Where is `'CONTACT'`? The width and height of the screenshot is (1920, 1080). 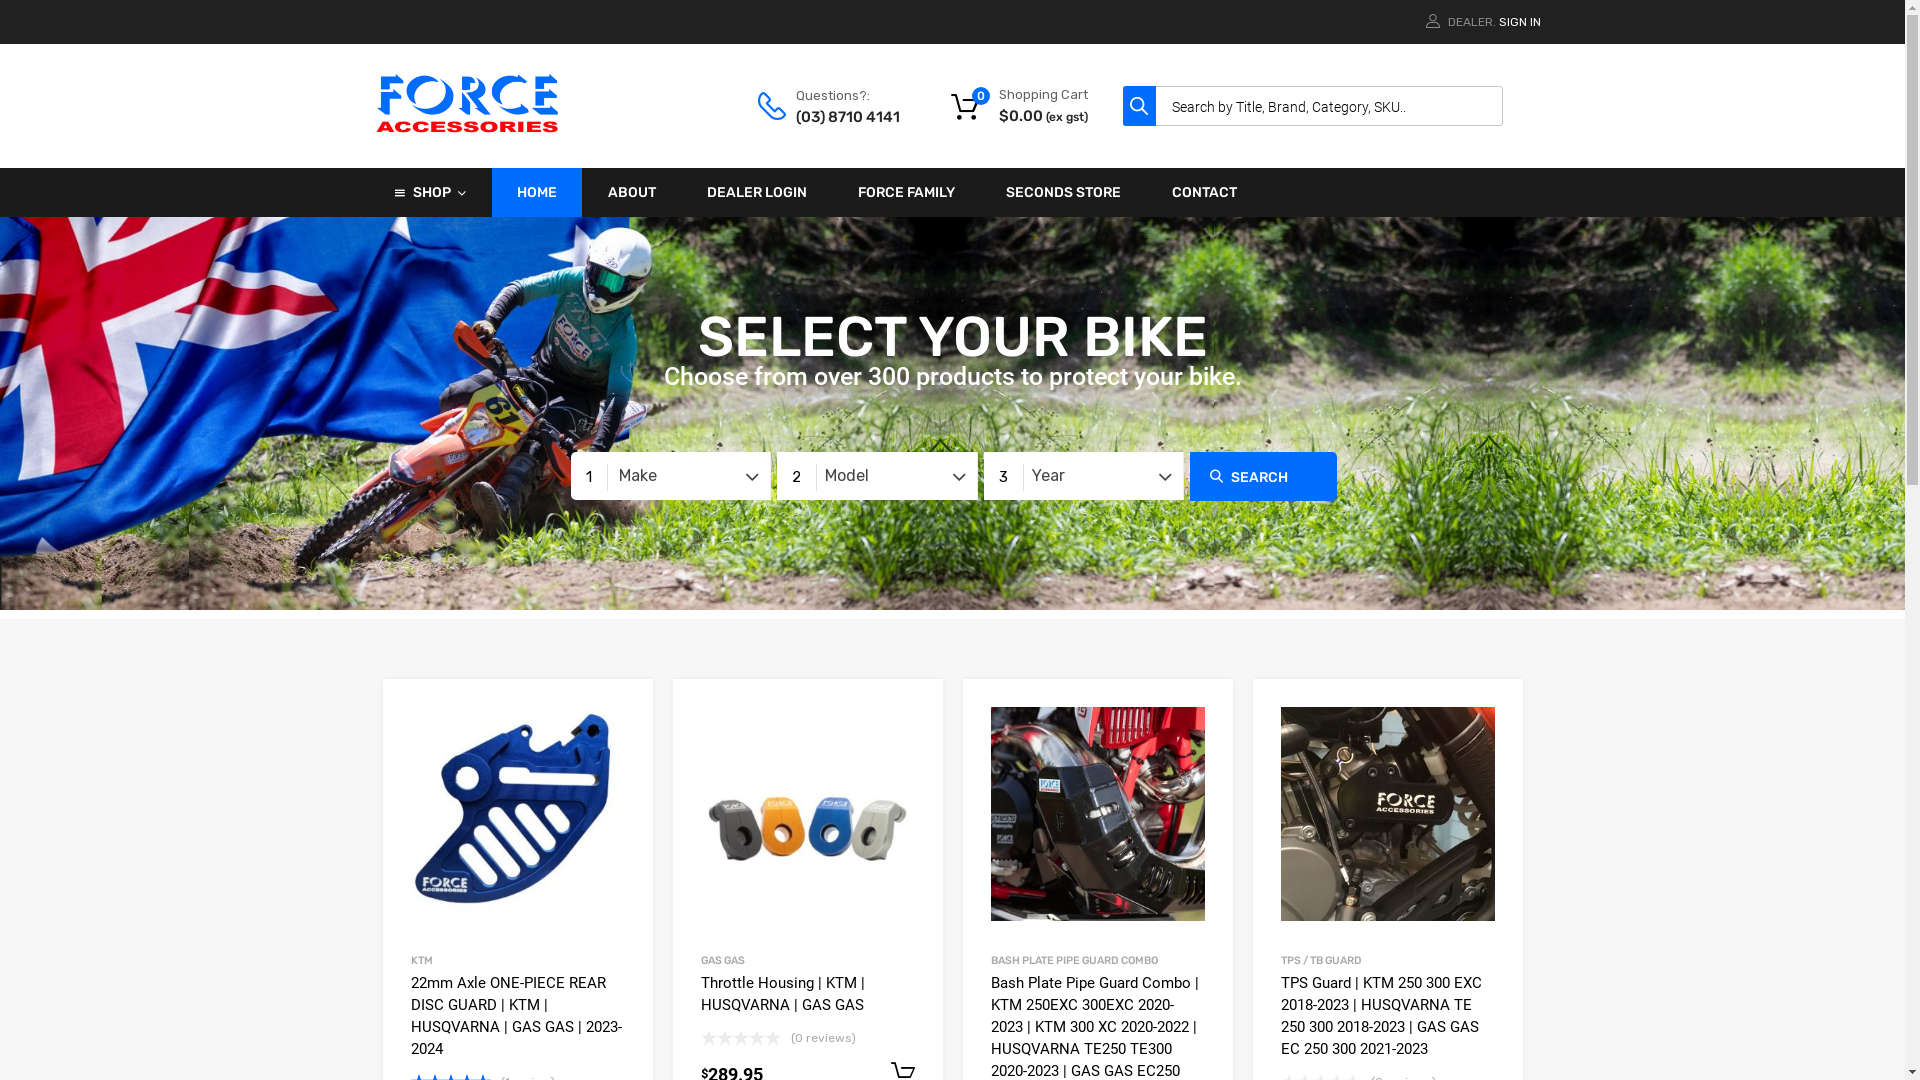 'CONTACT' is located at coordinates (1203, 192).